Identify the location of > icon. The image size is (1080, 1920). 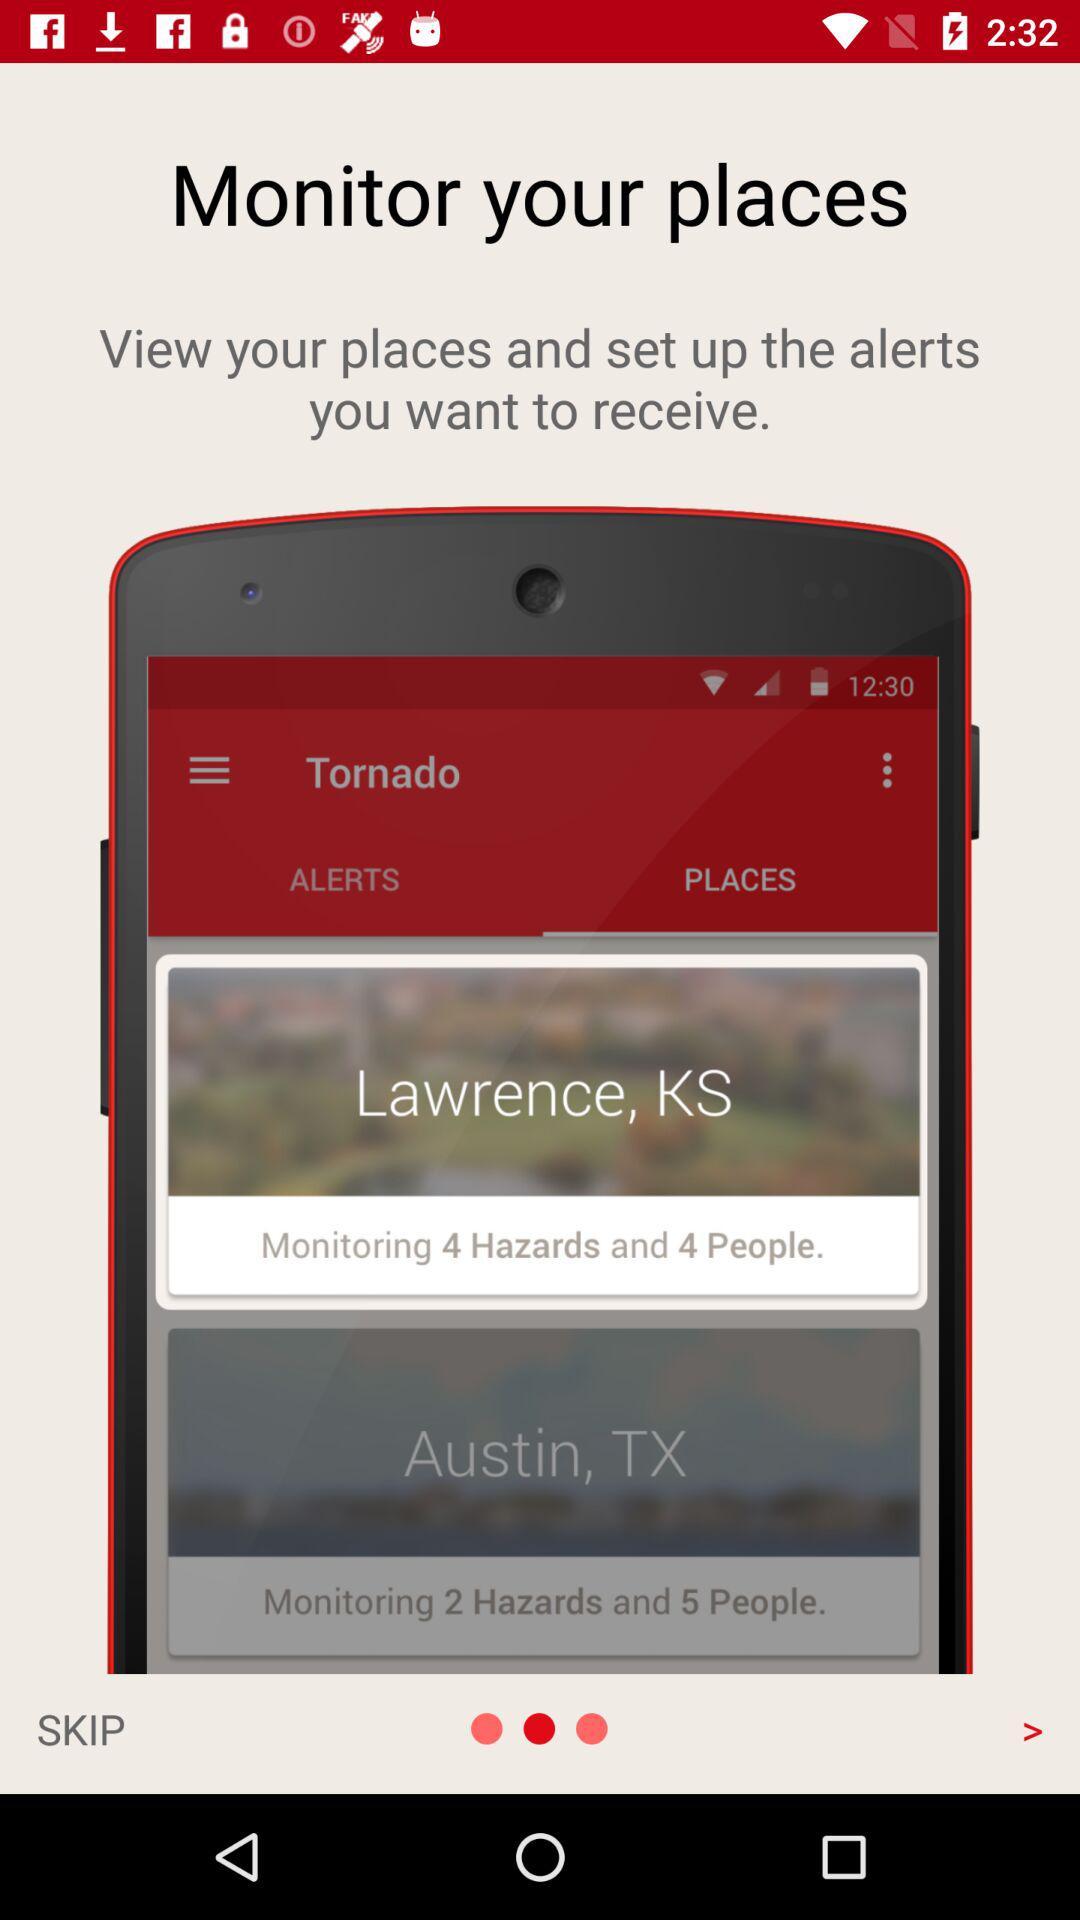
(891, 1727).